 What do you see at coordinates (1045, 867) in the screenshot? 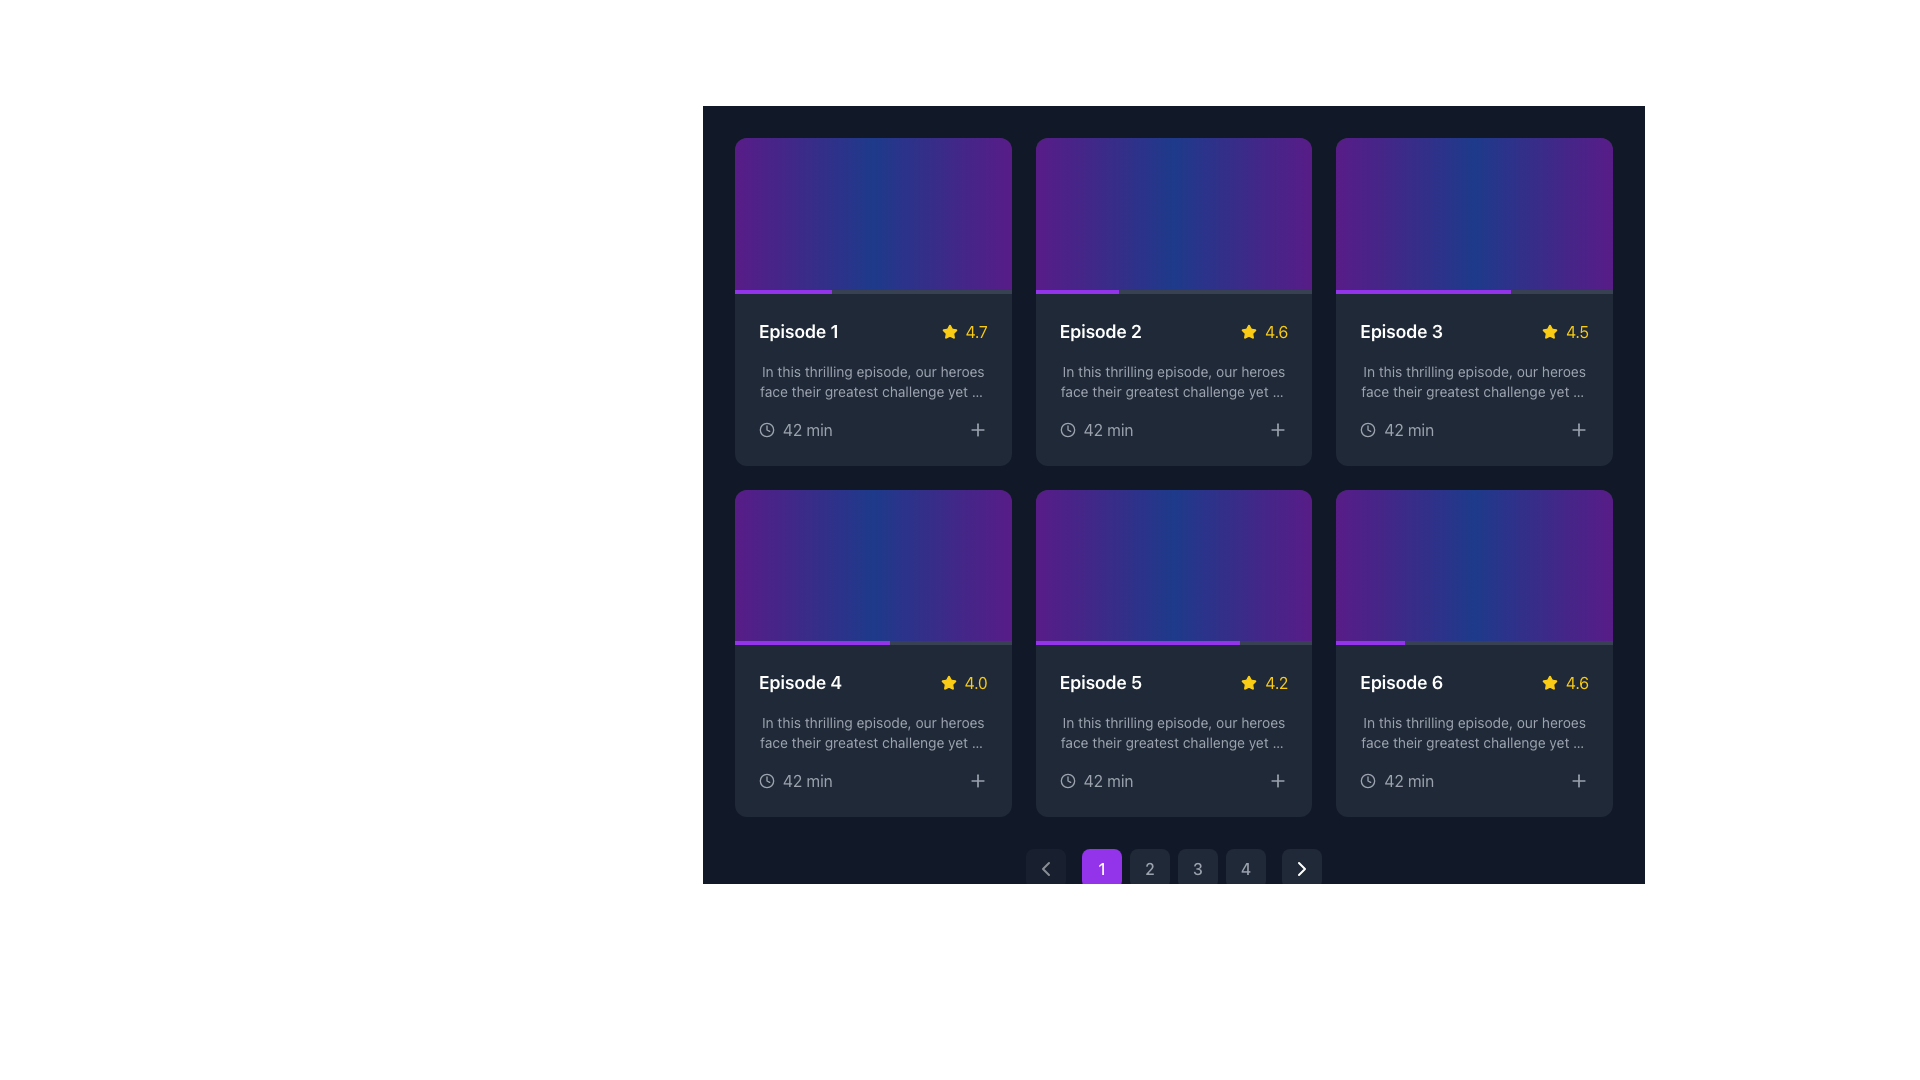
I see `the 'previous page' button with an arrow` at bounding box center [1045, 867].